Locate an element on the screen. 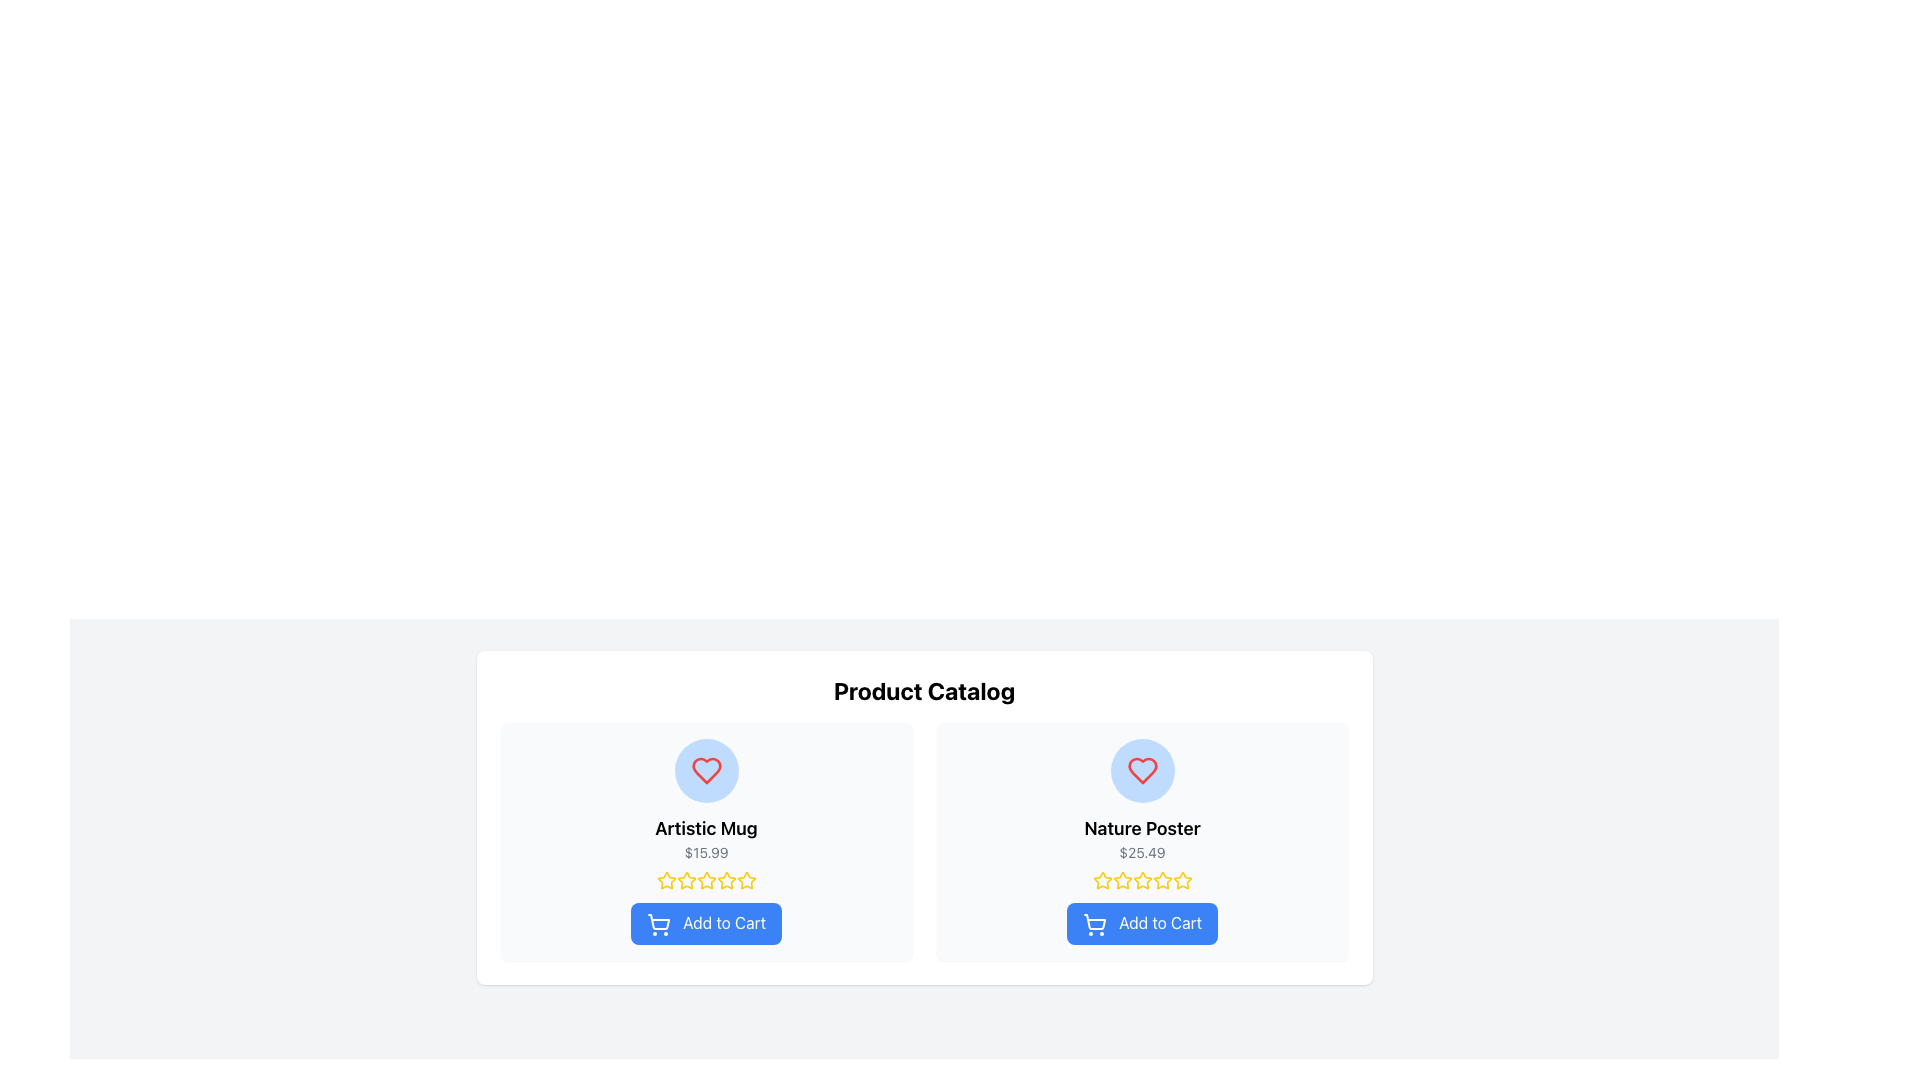 Image resolution: width=1920 pixels, height=1080 pixels. the shopping cart icon that is part of the 'Add to Cart' button for the 'Nature Poster' product, which is outlined in blue and located to the left of the text 'Add to Cart' is located at coordinates (1093, 924).